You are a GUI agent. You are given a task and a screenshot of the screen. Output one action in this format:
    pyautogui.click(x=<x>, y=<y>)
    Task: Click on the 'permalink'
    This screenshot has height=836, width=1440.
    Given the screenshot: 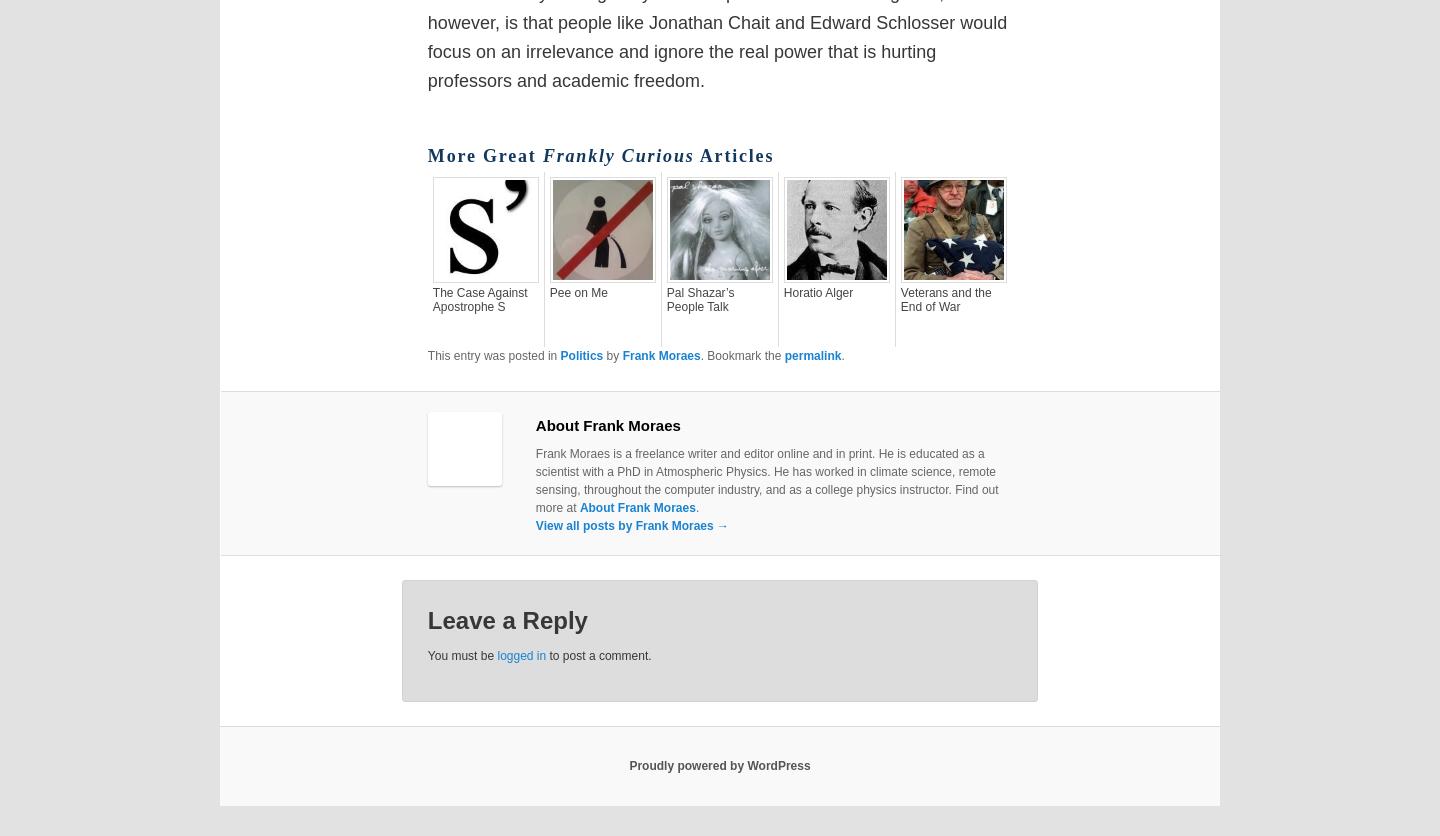 What is the action you would take?
    pyautogui.click(x=783, y=353)
    